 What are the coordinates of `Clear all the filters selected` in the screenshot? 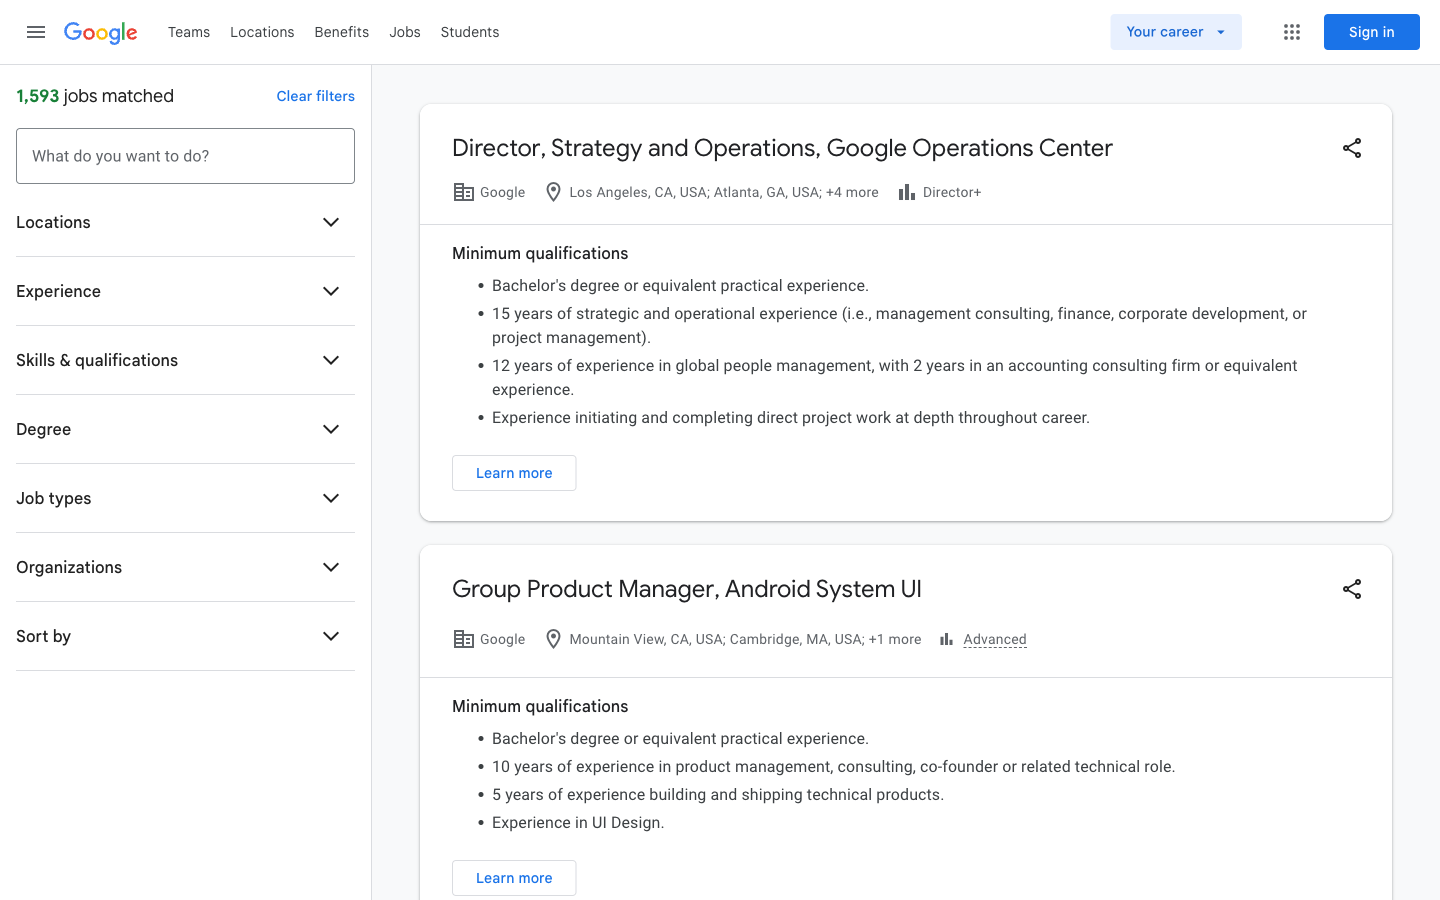 It's located at (315, 95).